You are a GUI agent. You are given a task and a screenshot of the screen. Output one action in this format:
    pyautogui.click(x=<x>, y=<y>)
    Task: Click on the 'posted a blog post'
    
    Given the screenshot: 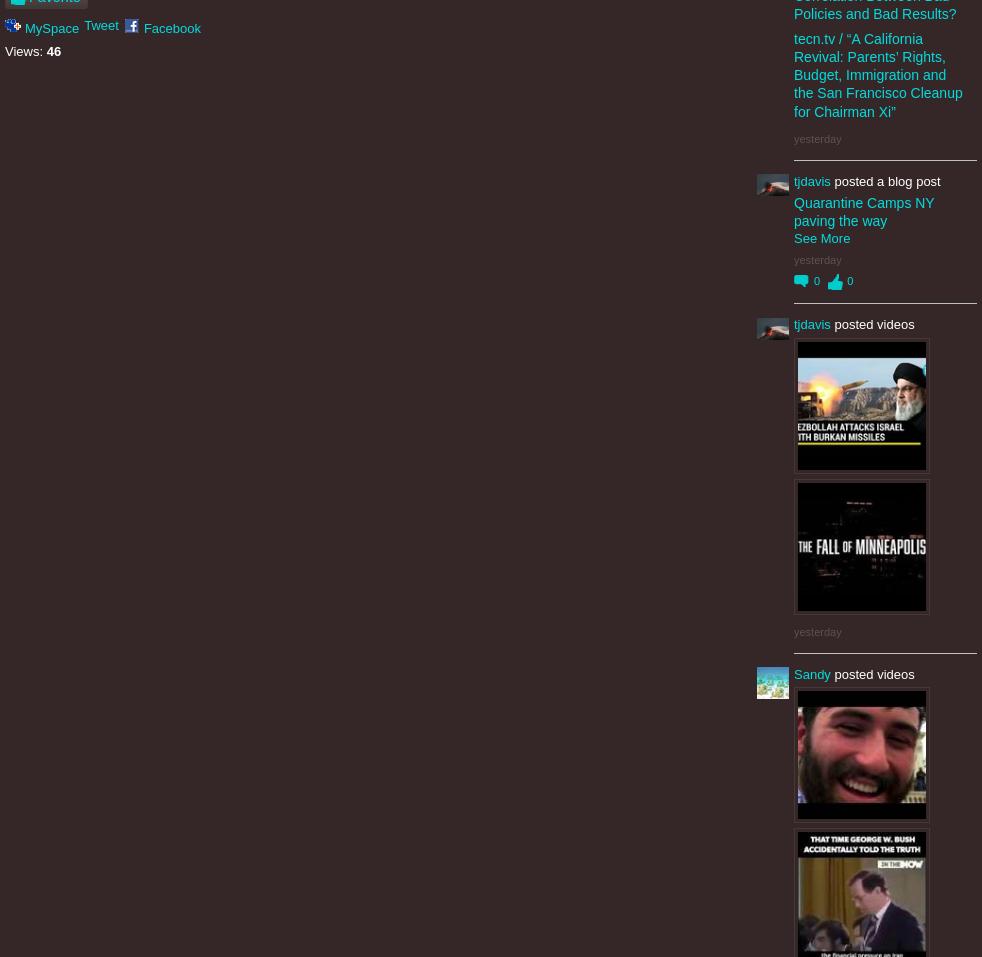 What is the action you would take?
    pyautogui.click(x=884, y=180)
    